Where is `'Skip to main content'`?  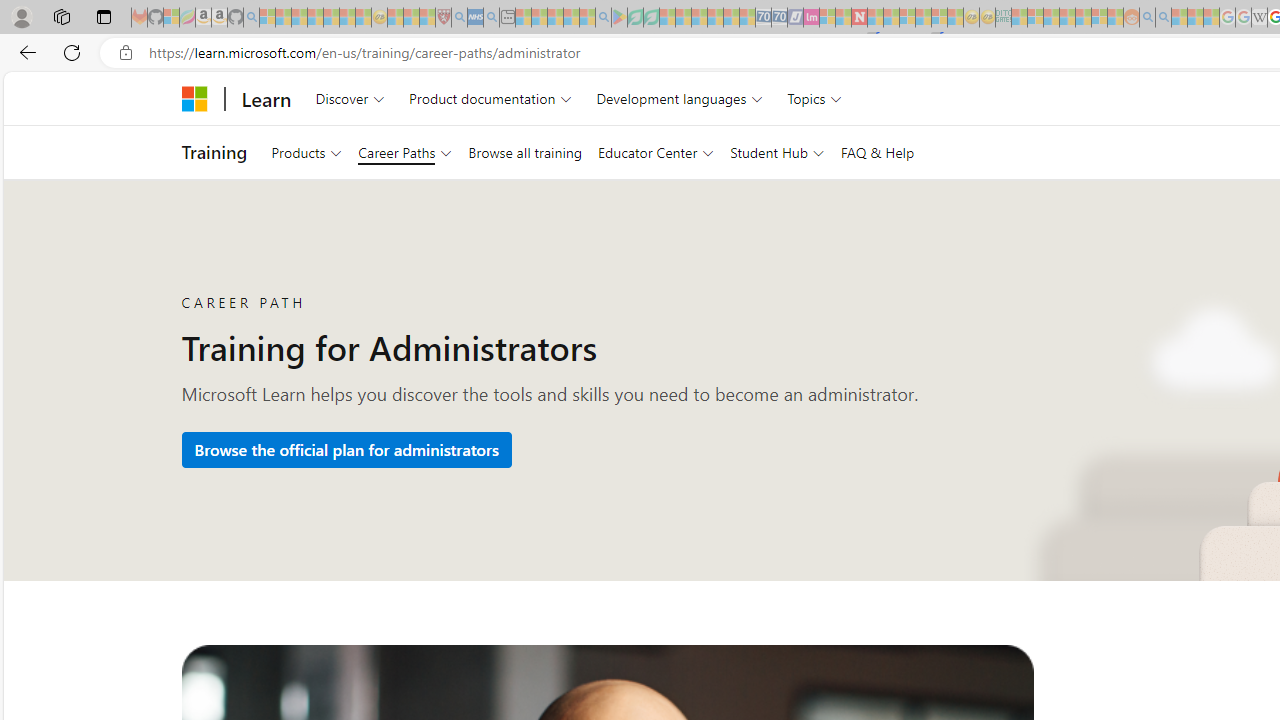
'Skip to main content' is located at coordinates (18, 86).